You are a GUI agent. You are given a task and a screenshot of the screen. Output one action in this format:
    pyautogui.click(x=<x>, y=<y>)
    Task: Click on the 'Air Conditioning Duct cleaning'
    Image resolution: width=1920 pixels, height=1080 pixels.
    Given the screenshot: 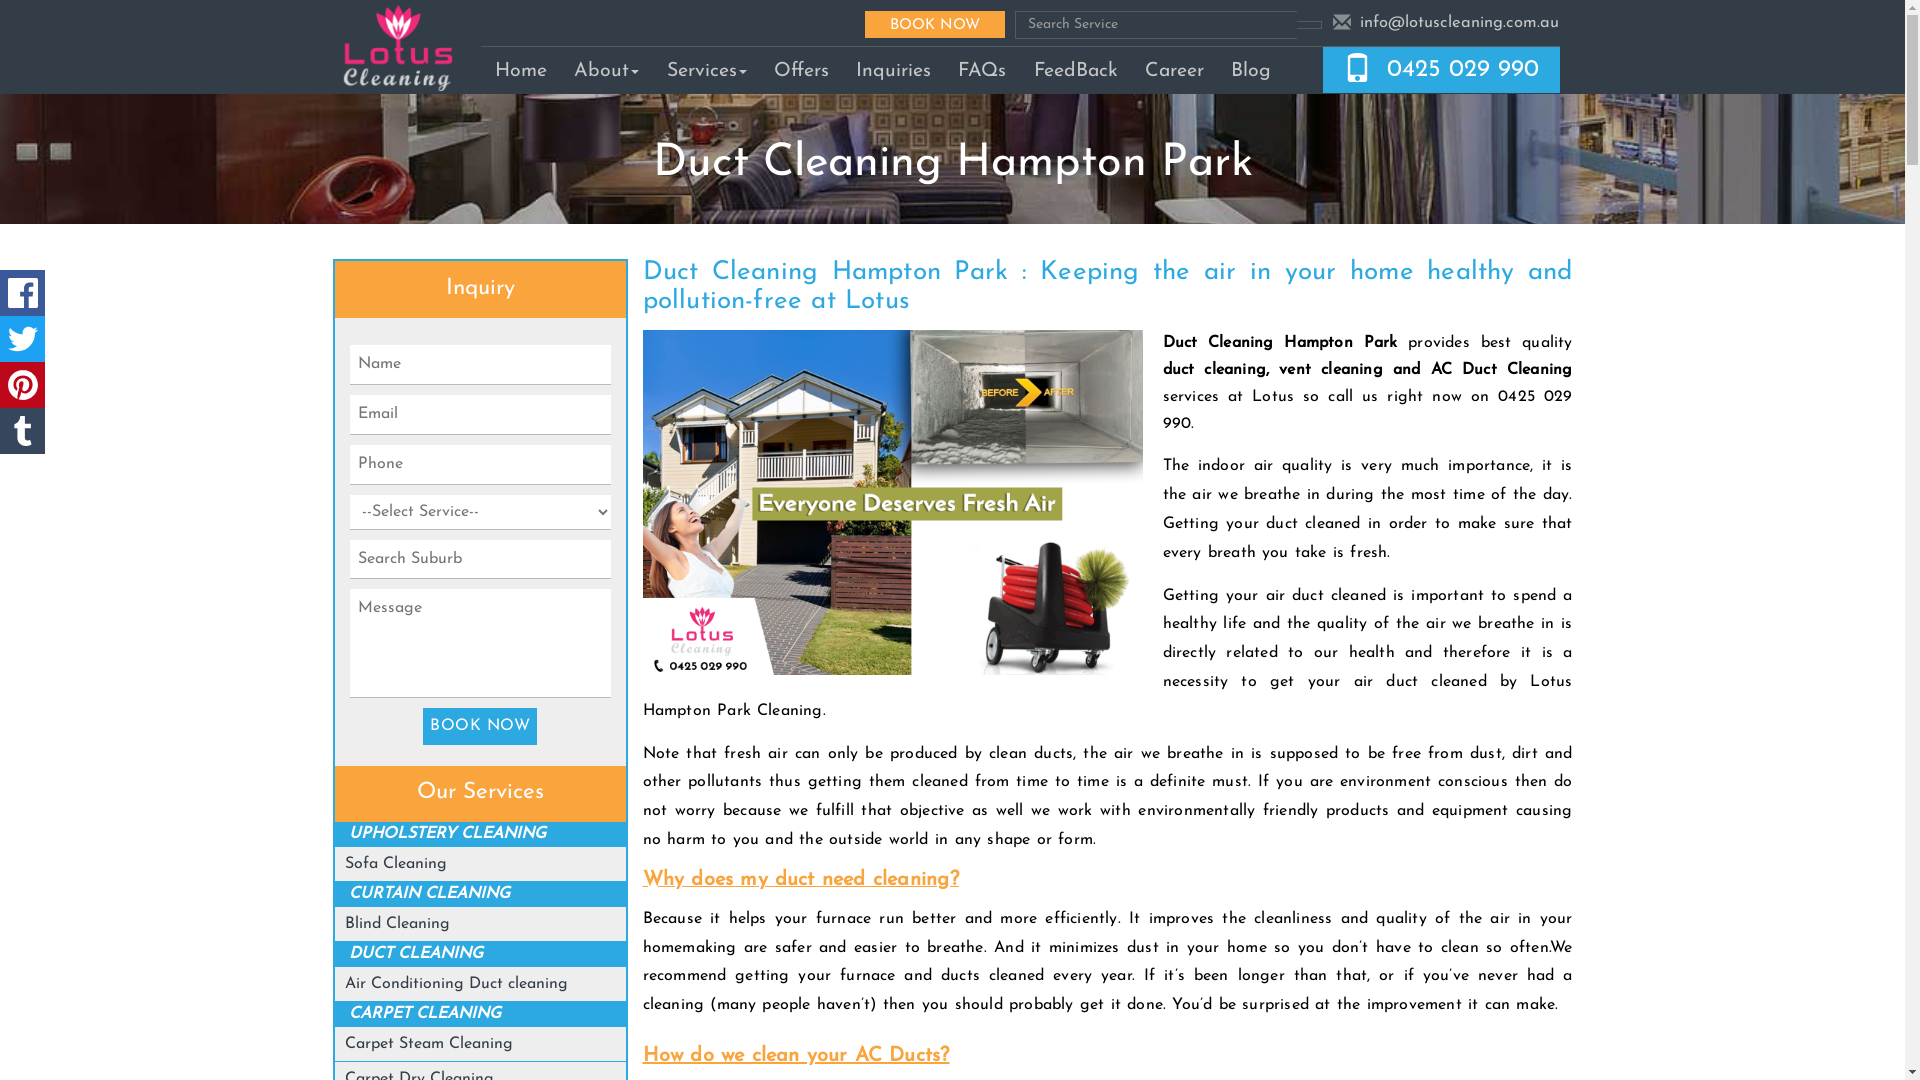 What is the action you would take?
    pyautogui.click(x=455, y=982)
    